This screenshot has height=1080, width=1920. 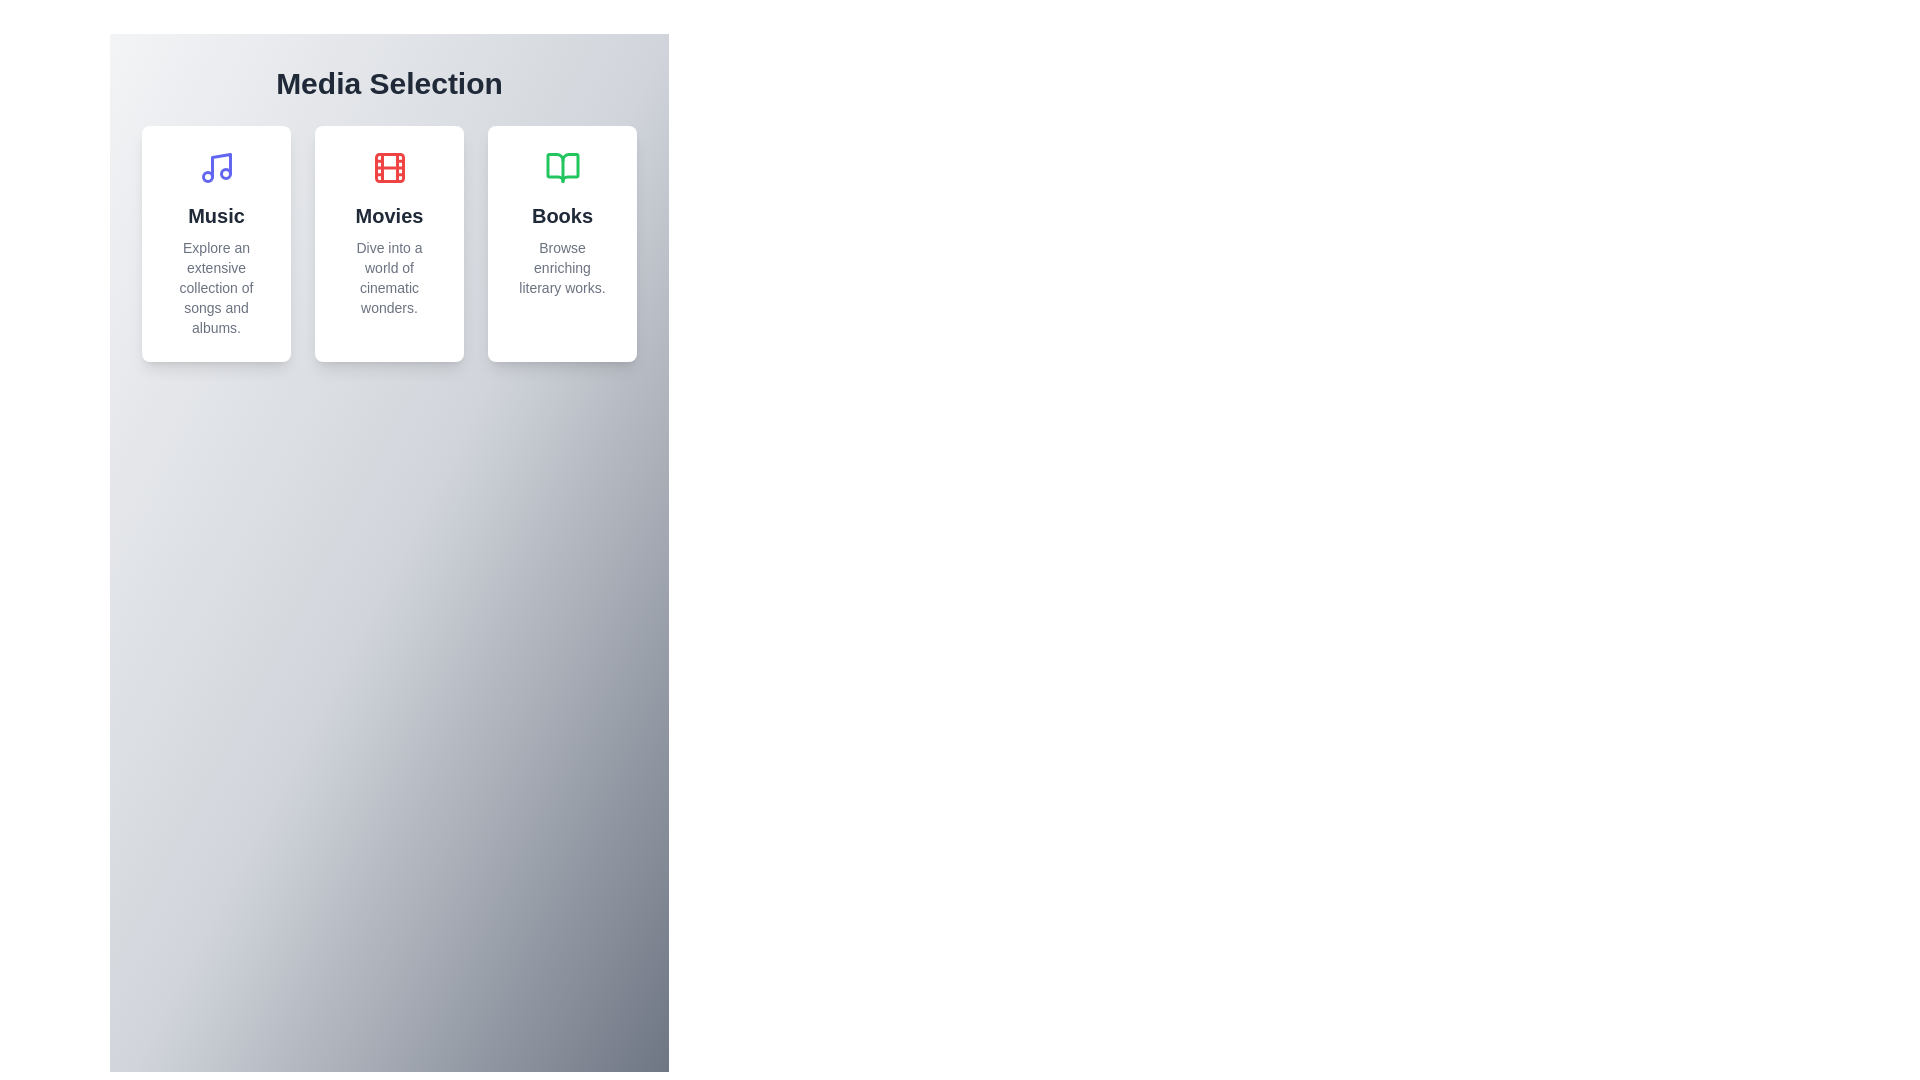 What do you see at coordinates (561, 242) in the screenshot?
I see `the rightmost card in the series of three cards` at bounding box center [561, 242].